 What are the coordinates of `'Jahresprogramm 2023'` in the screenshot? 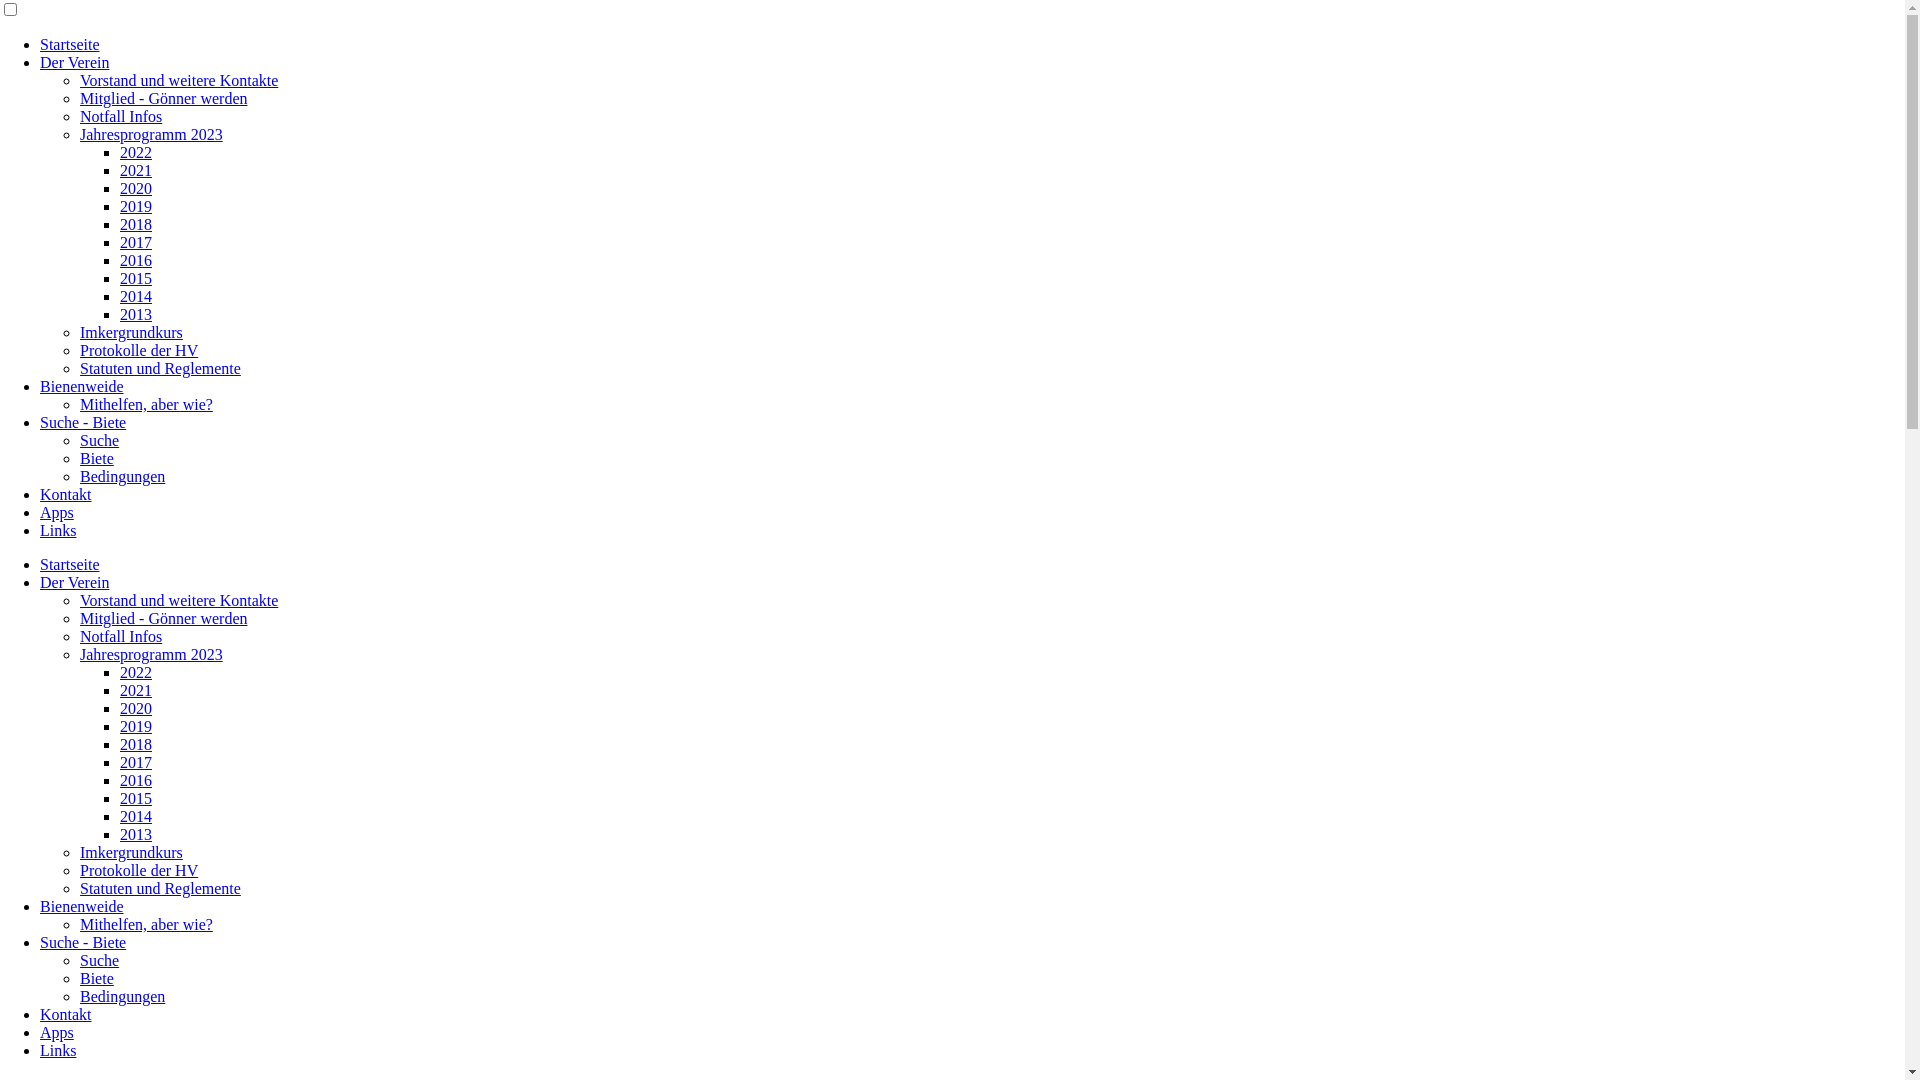 It's located at (150, 134).